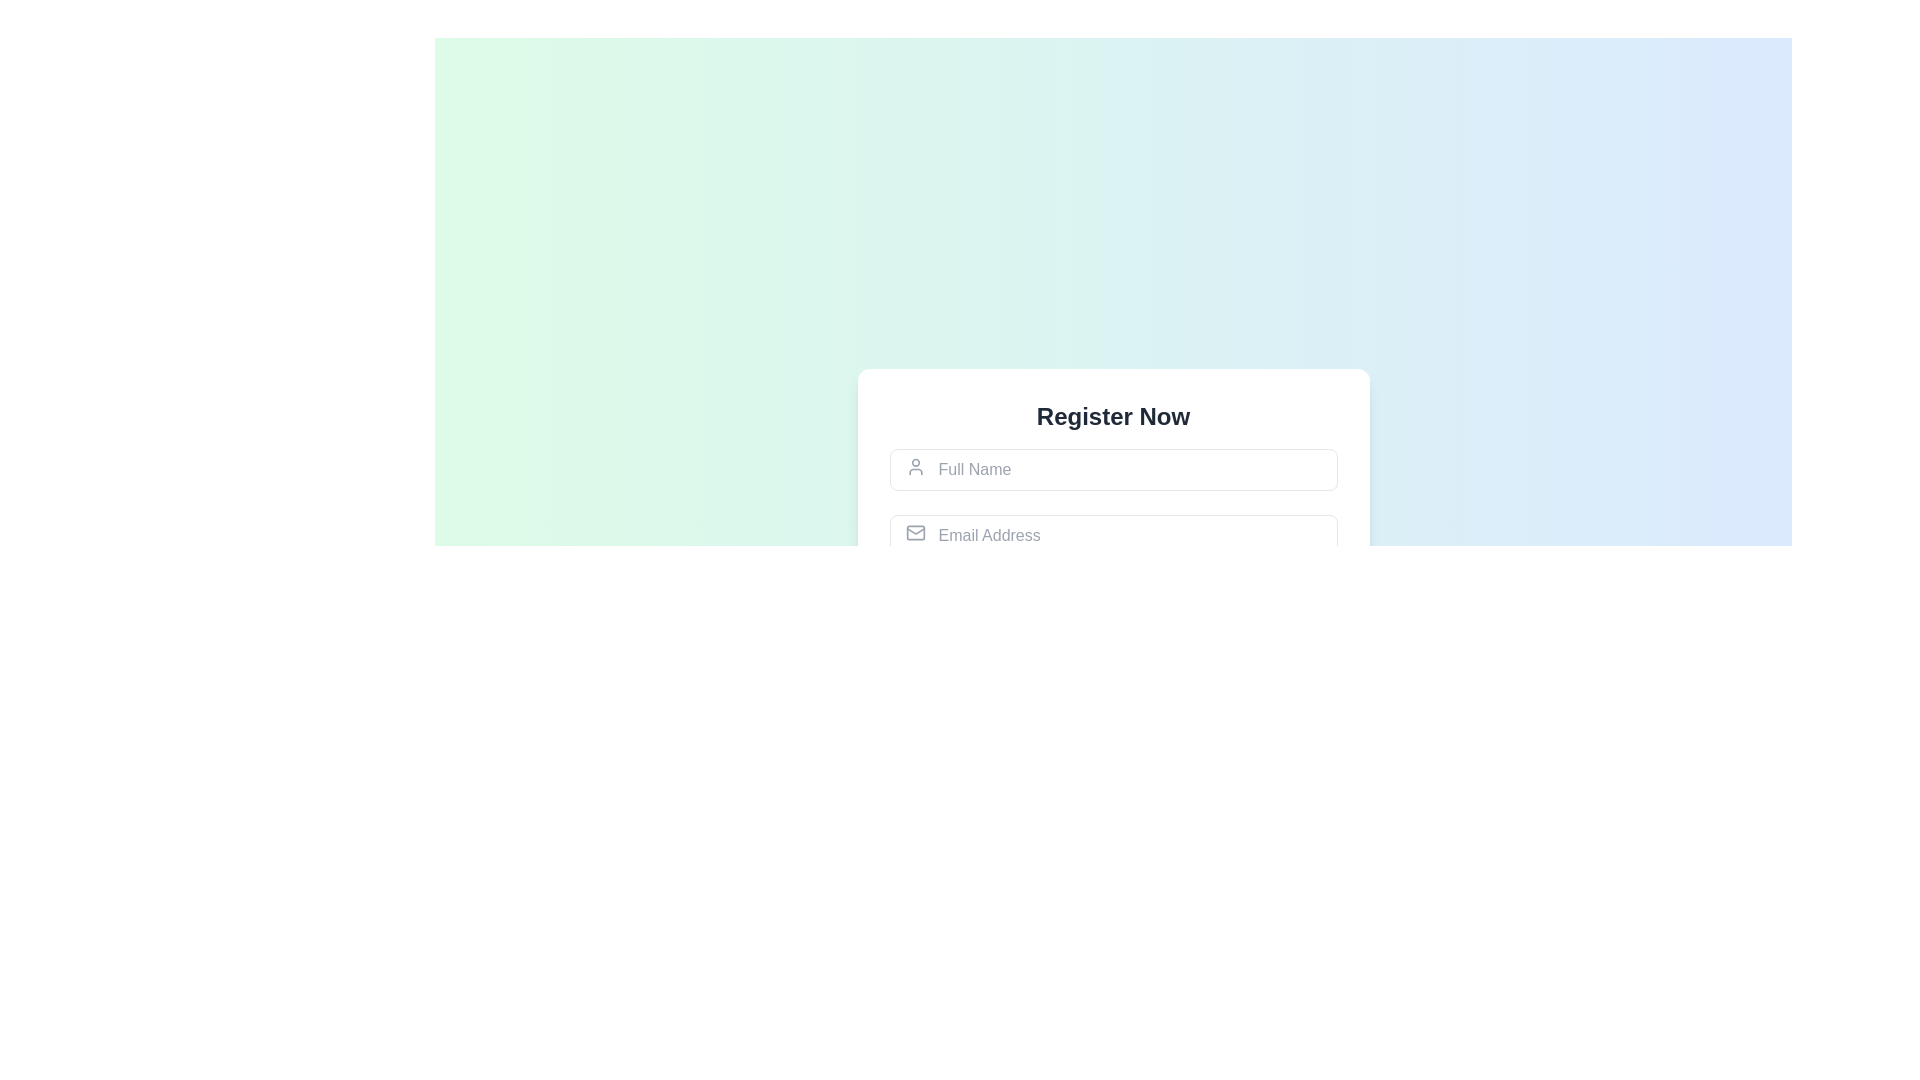  I want to click on the vector graphic element of the envelope icon that is part of the email input field, so click(914, 530).